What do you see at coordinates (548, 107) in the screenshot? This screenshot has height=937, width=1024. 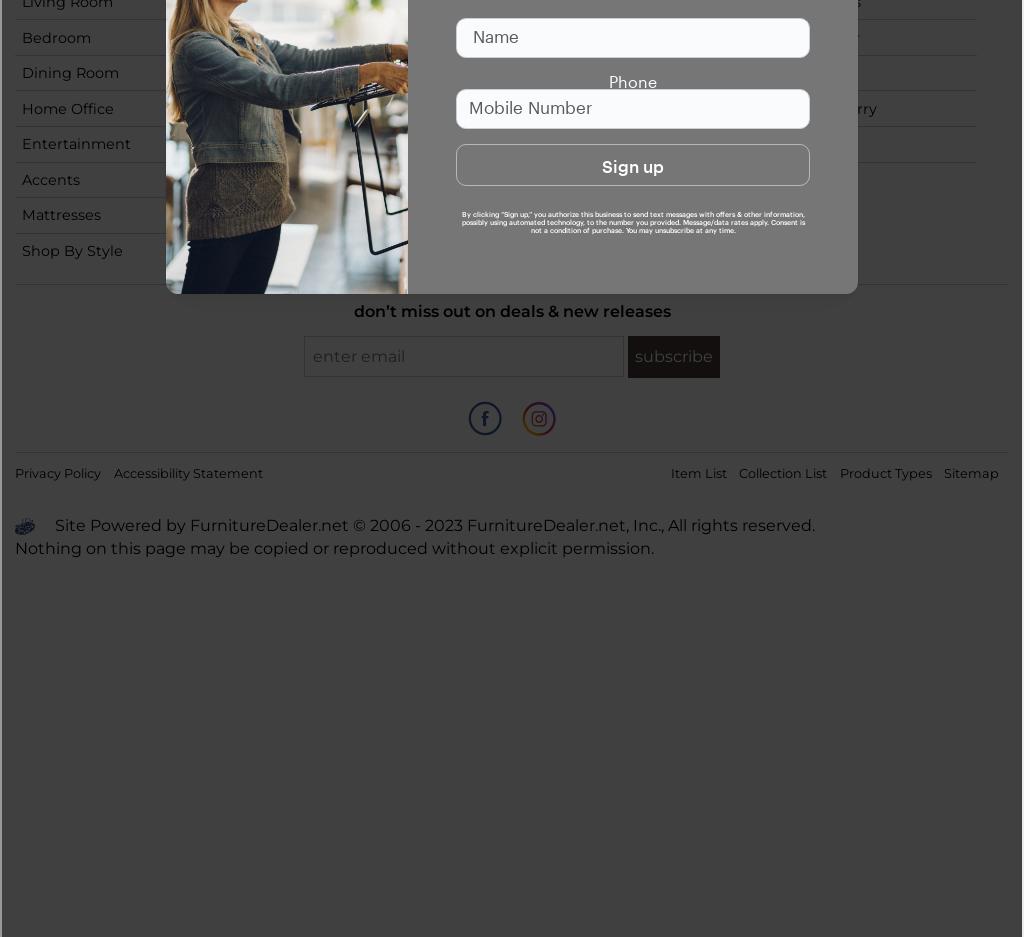 I see `'My Account'` at bounding box center [548, 107].